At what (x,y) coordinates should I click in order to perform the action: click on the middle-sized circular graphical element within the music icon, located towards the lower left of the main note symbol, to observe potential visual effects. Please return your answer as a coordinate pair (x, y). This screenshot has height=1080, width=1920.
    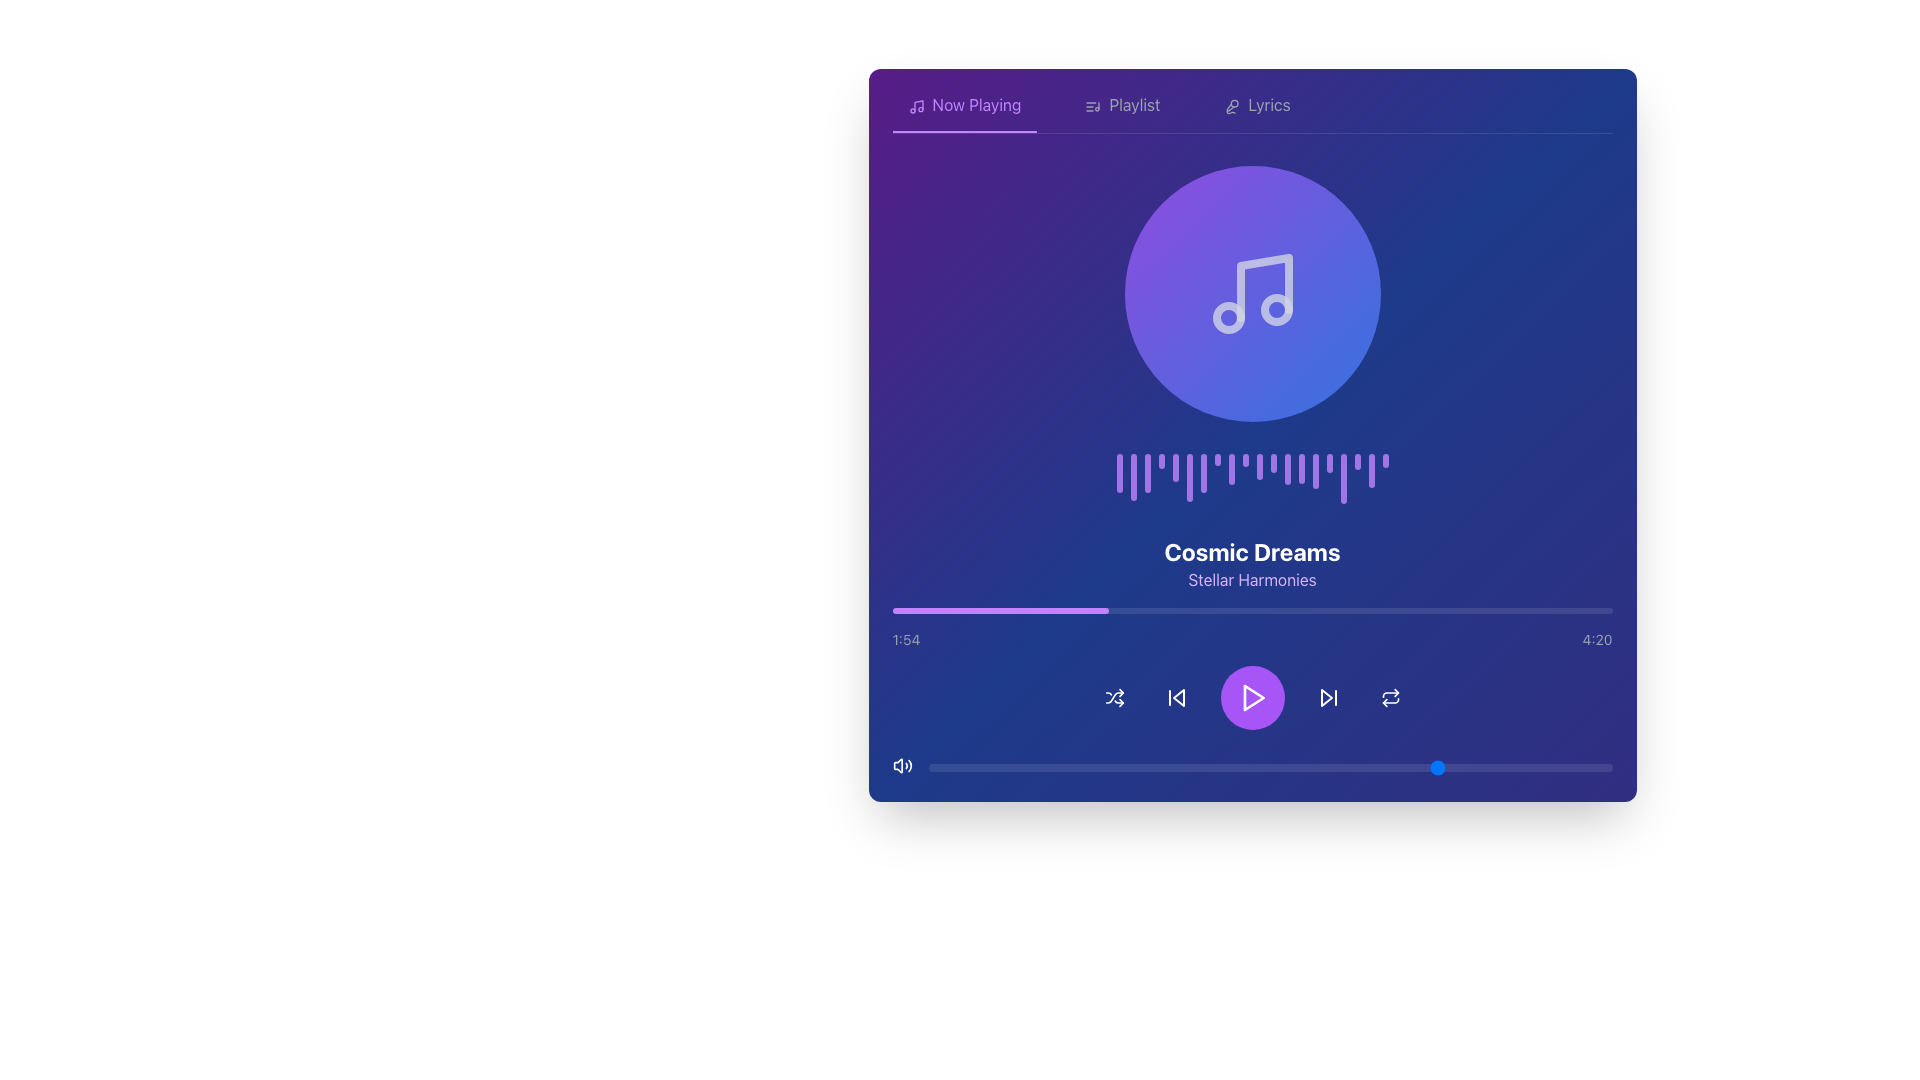
    Looking at the image, I should click on (1227, 316).